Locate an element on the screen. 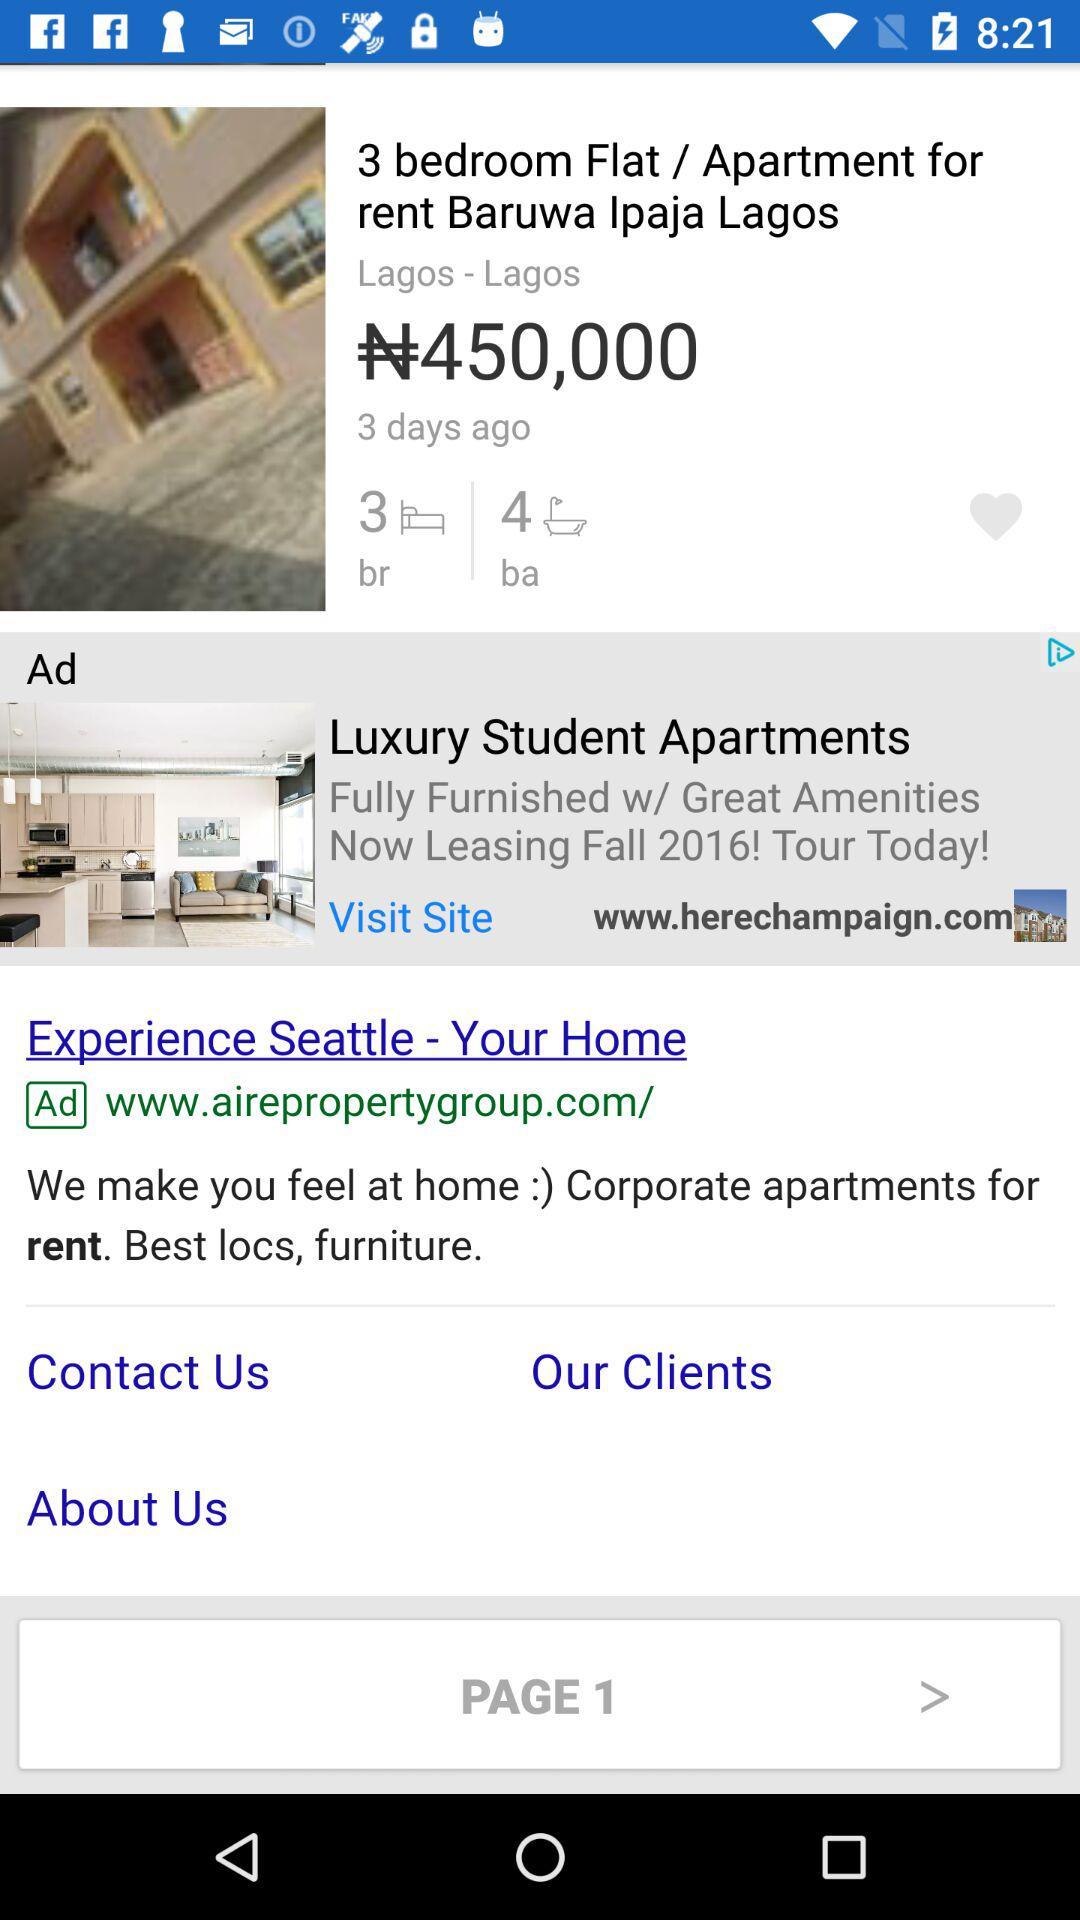  the option which indicates the bed symbol is located at coordinates (412, 530).